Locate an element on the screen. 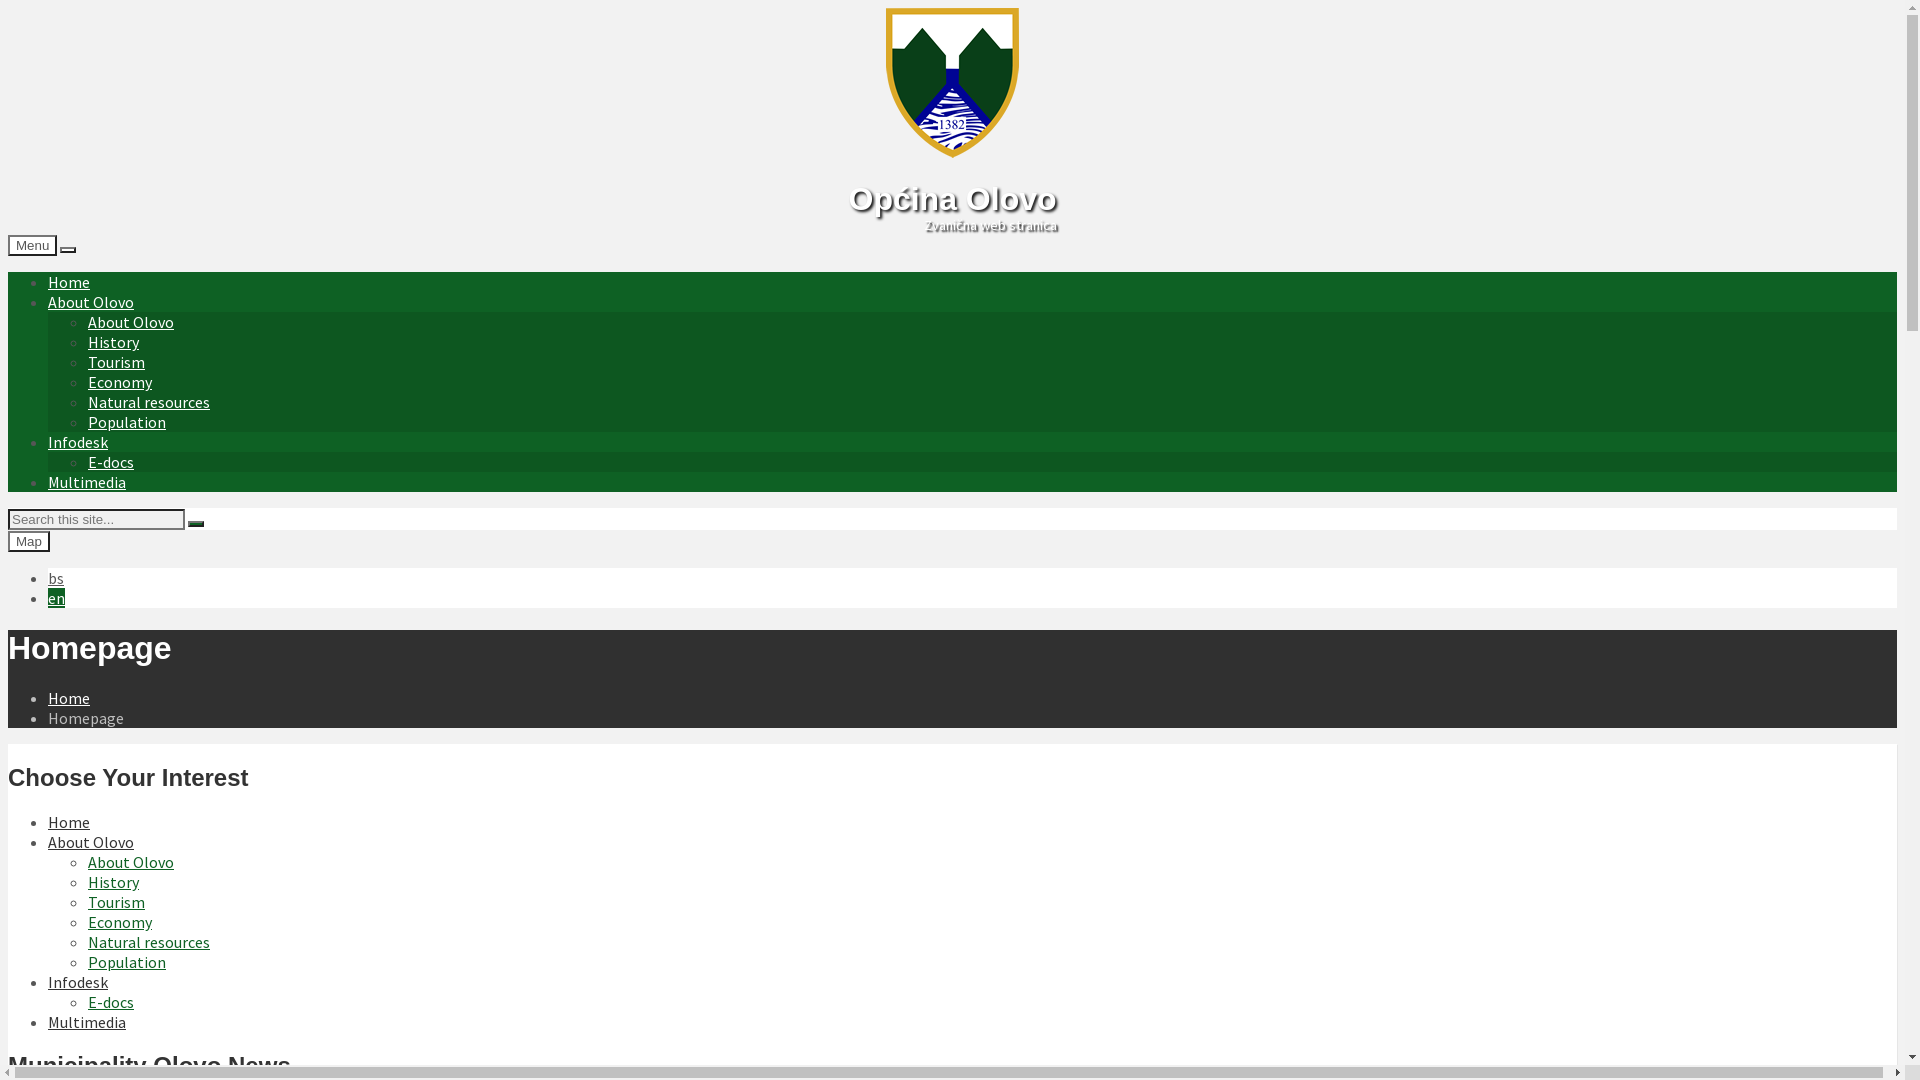  'About Olovo' is located at coordinates (90, 841).